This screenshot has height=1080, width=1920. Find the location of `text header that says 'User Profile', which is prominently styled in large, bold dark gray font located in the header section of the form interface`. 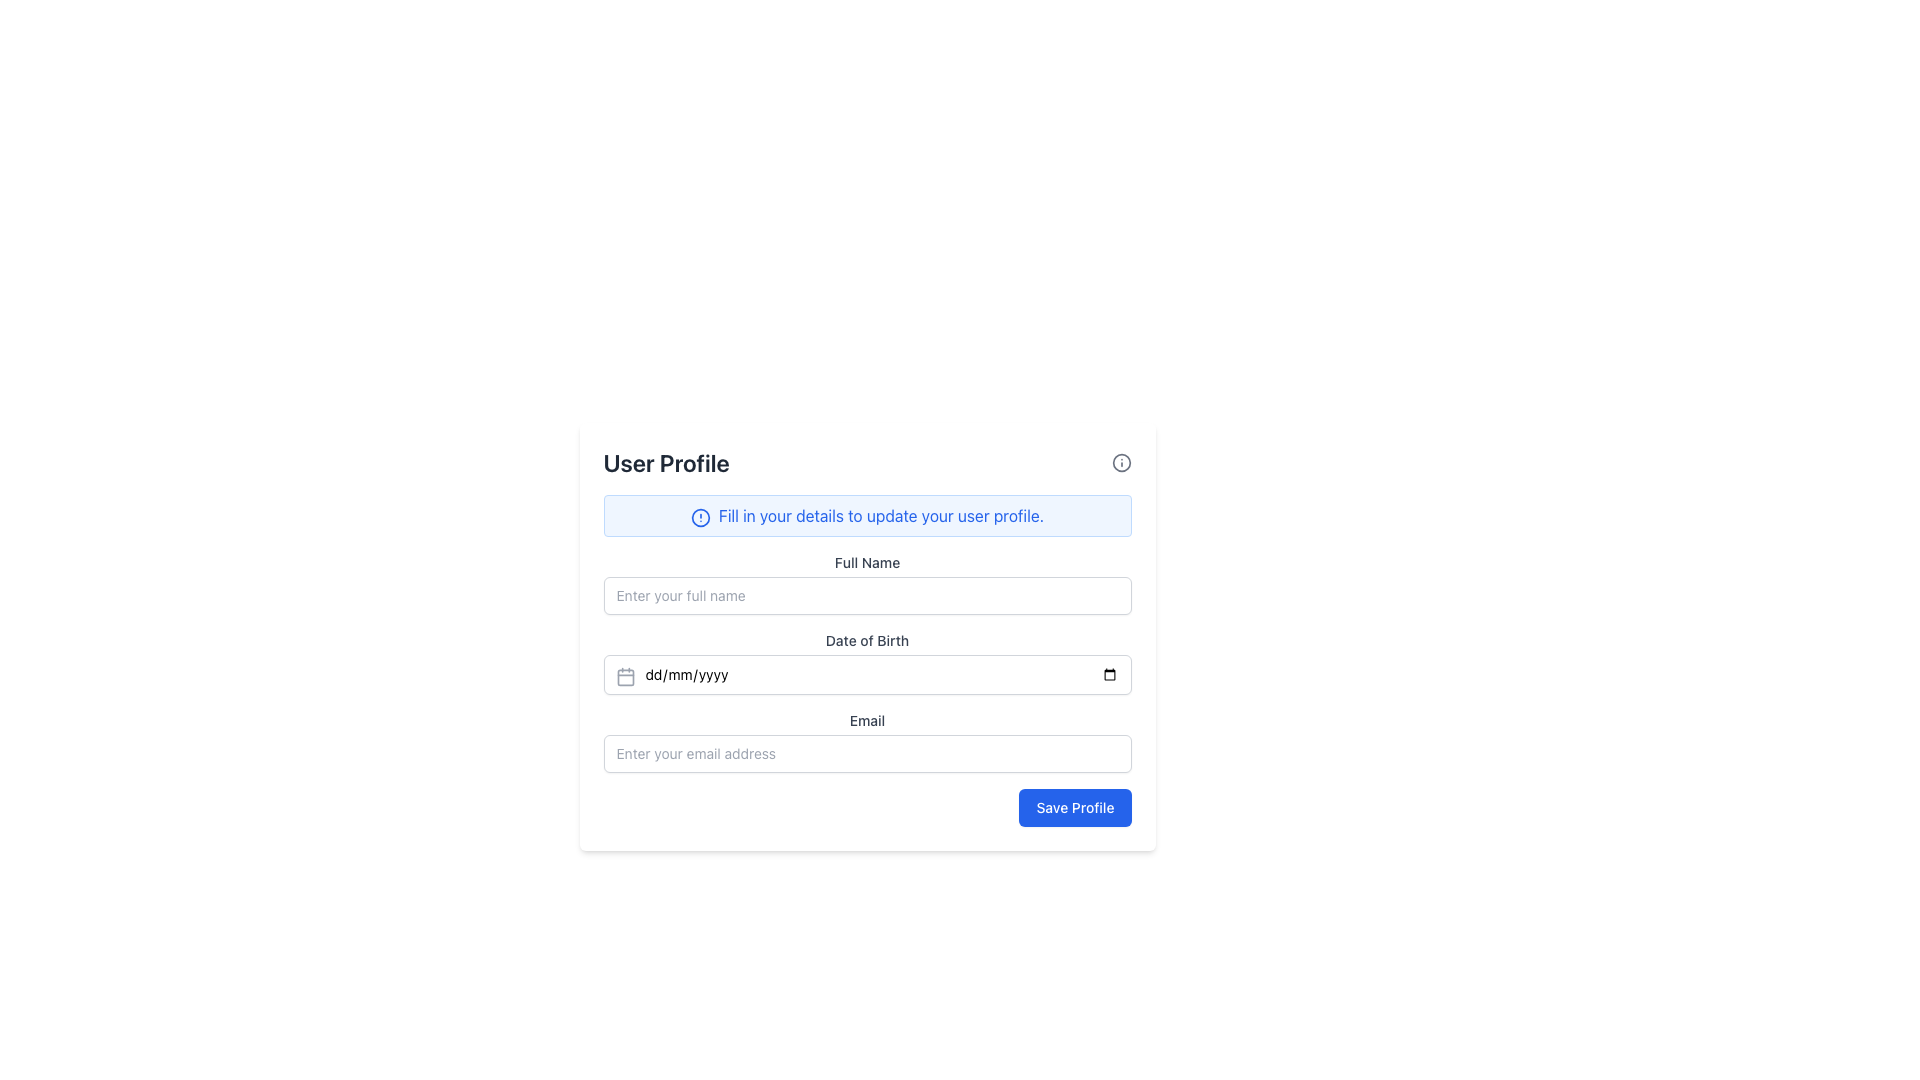

text header that says 'User Profile', which is prominently styled in large, bold dark gray font located in the header section of the form interface is located at coordinates (666, 462).